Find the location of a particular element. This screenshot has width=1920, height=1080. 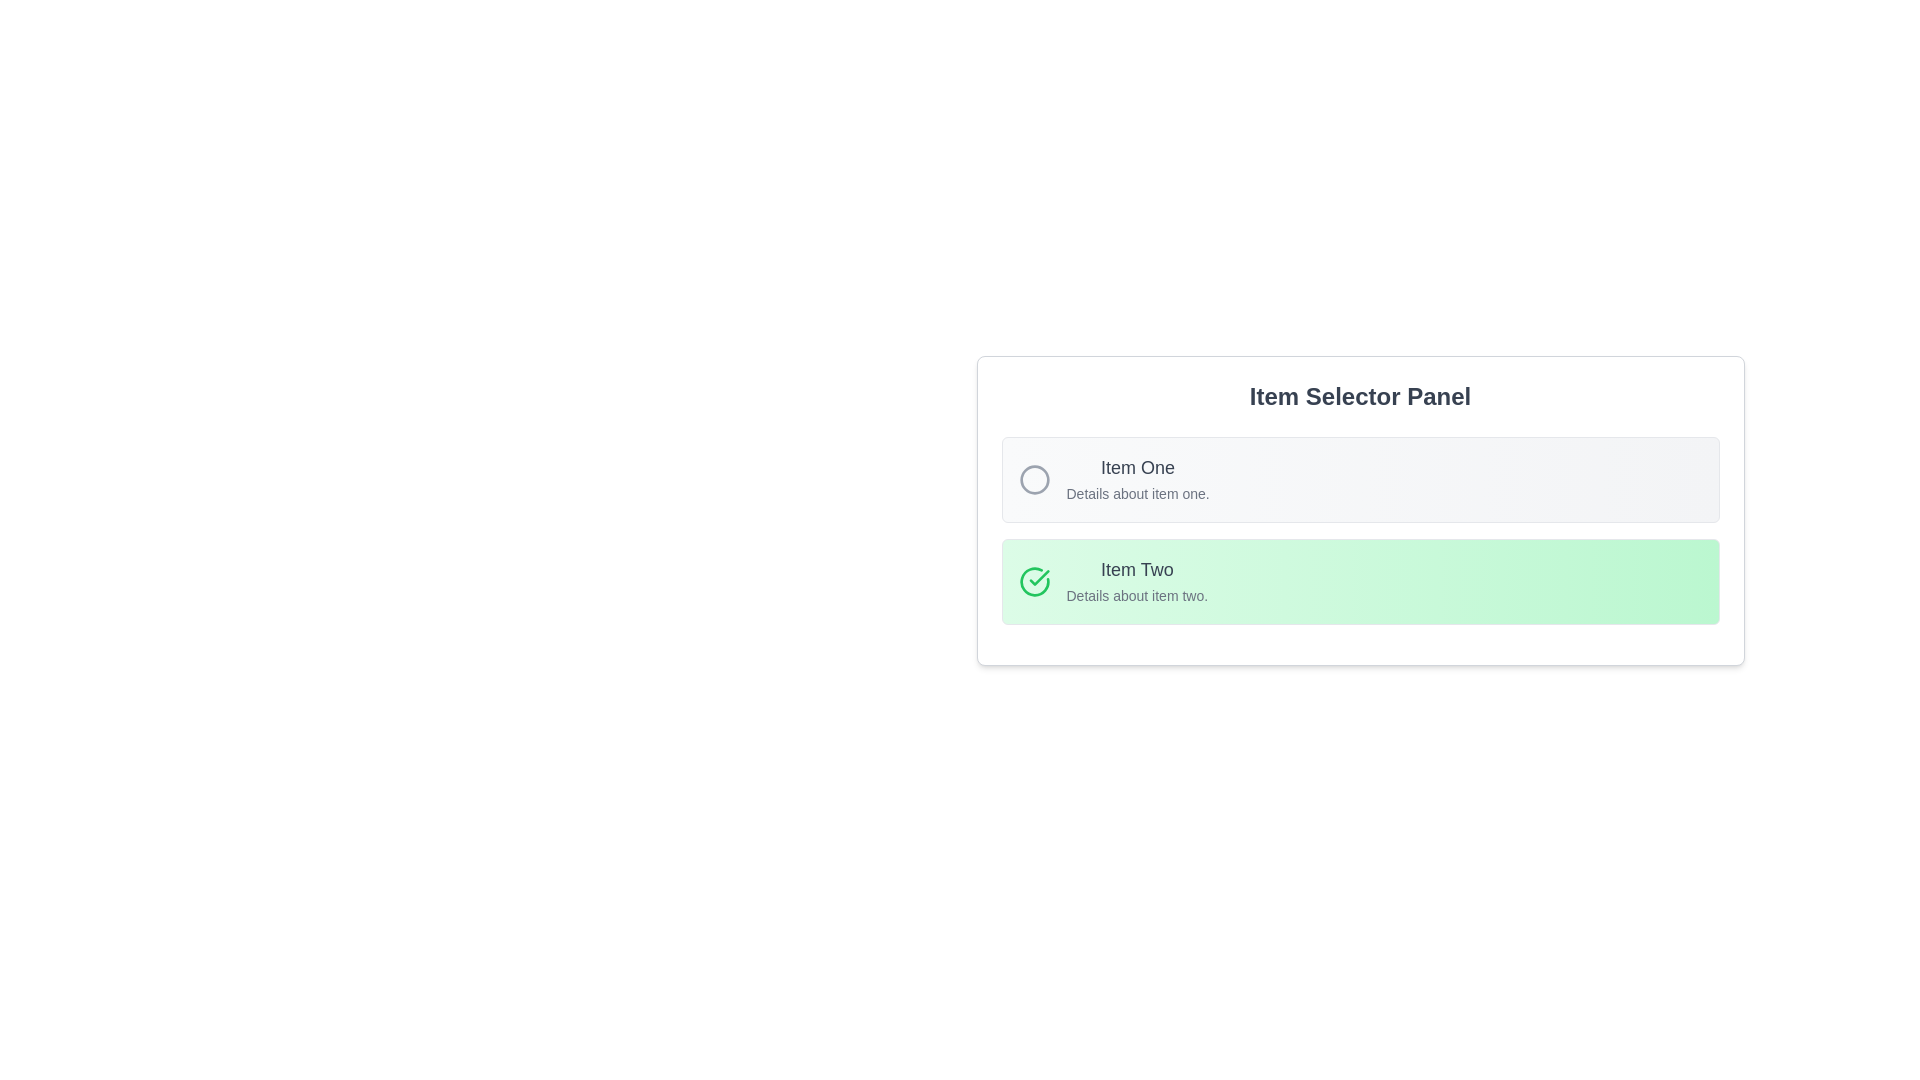

the text label displaying 'Details about item one.' which is located below the 'Item One' text in the 'Item Selector Panel.' is located at coordinates (1138, 493).